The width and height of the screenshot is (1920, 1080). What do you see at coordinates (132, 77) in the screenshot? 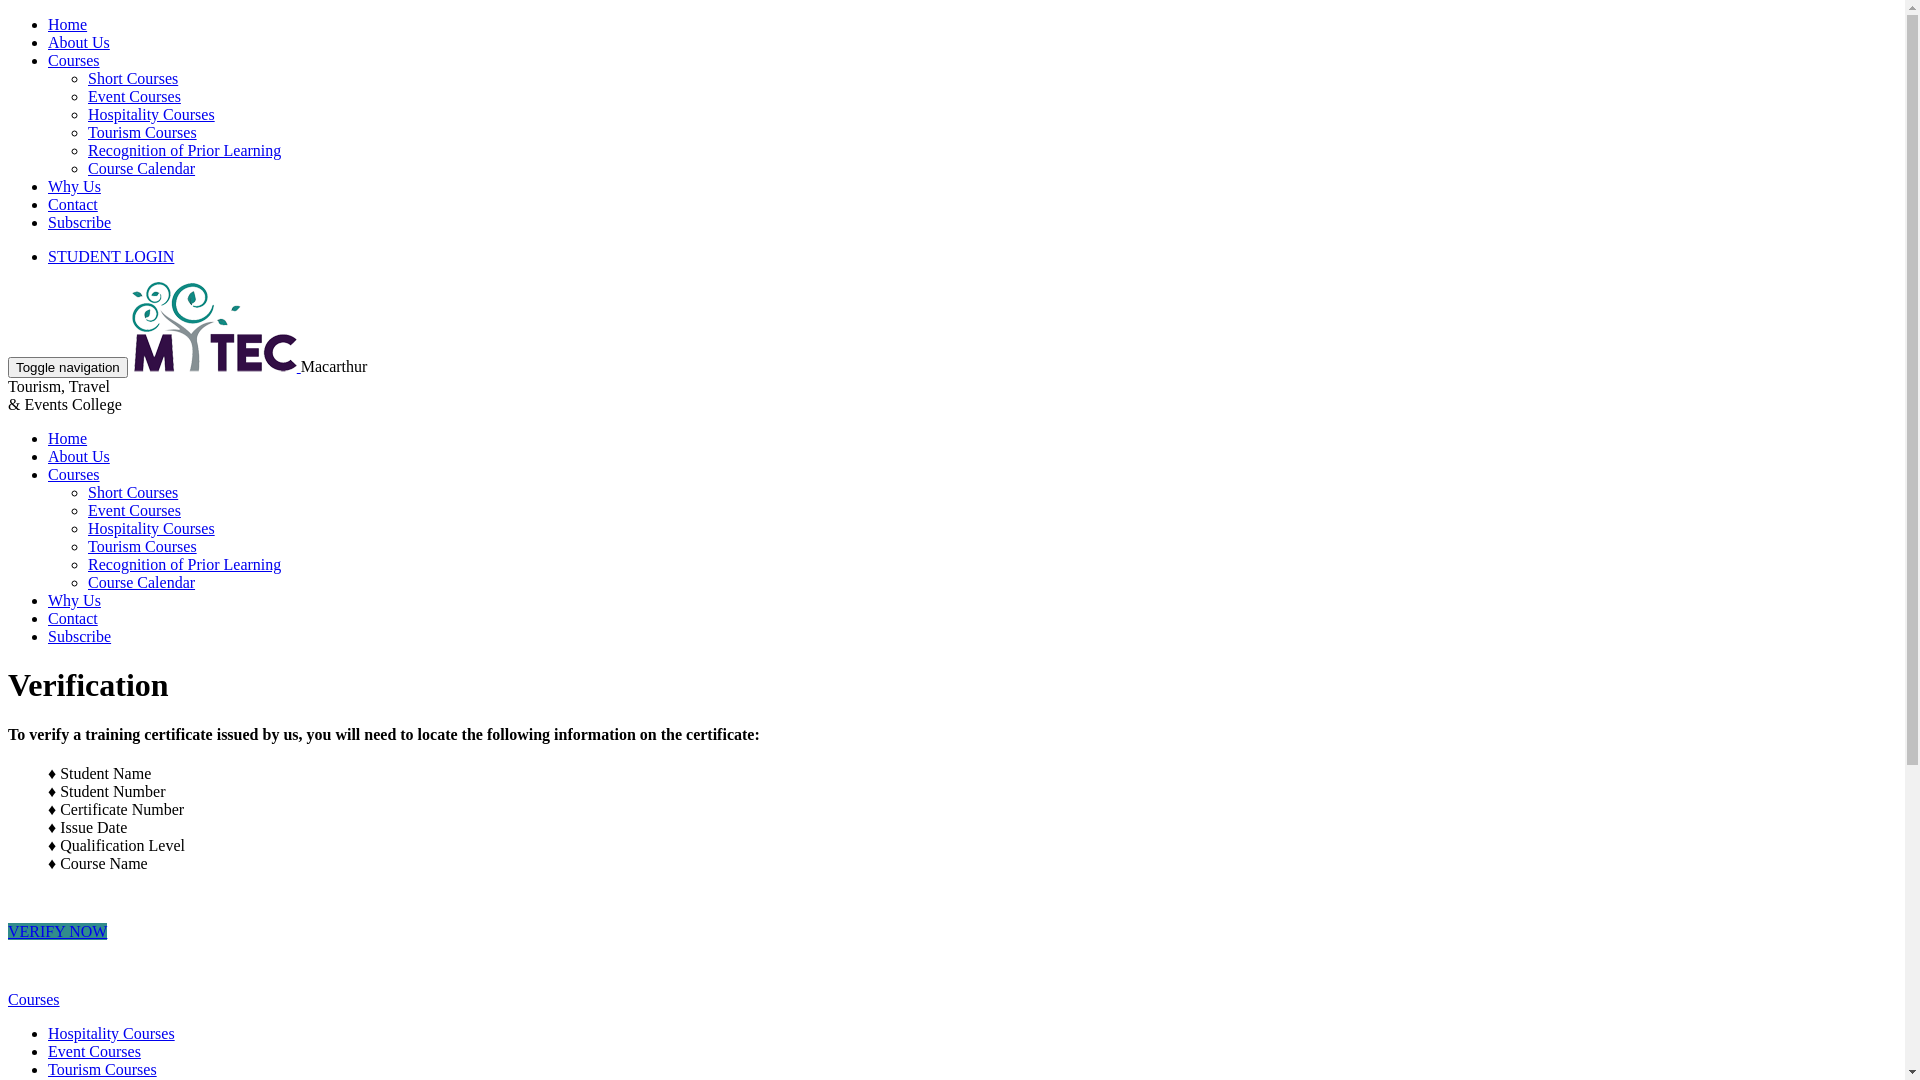
I see `'Short Courses'` at bounding box center [132, 77].